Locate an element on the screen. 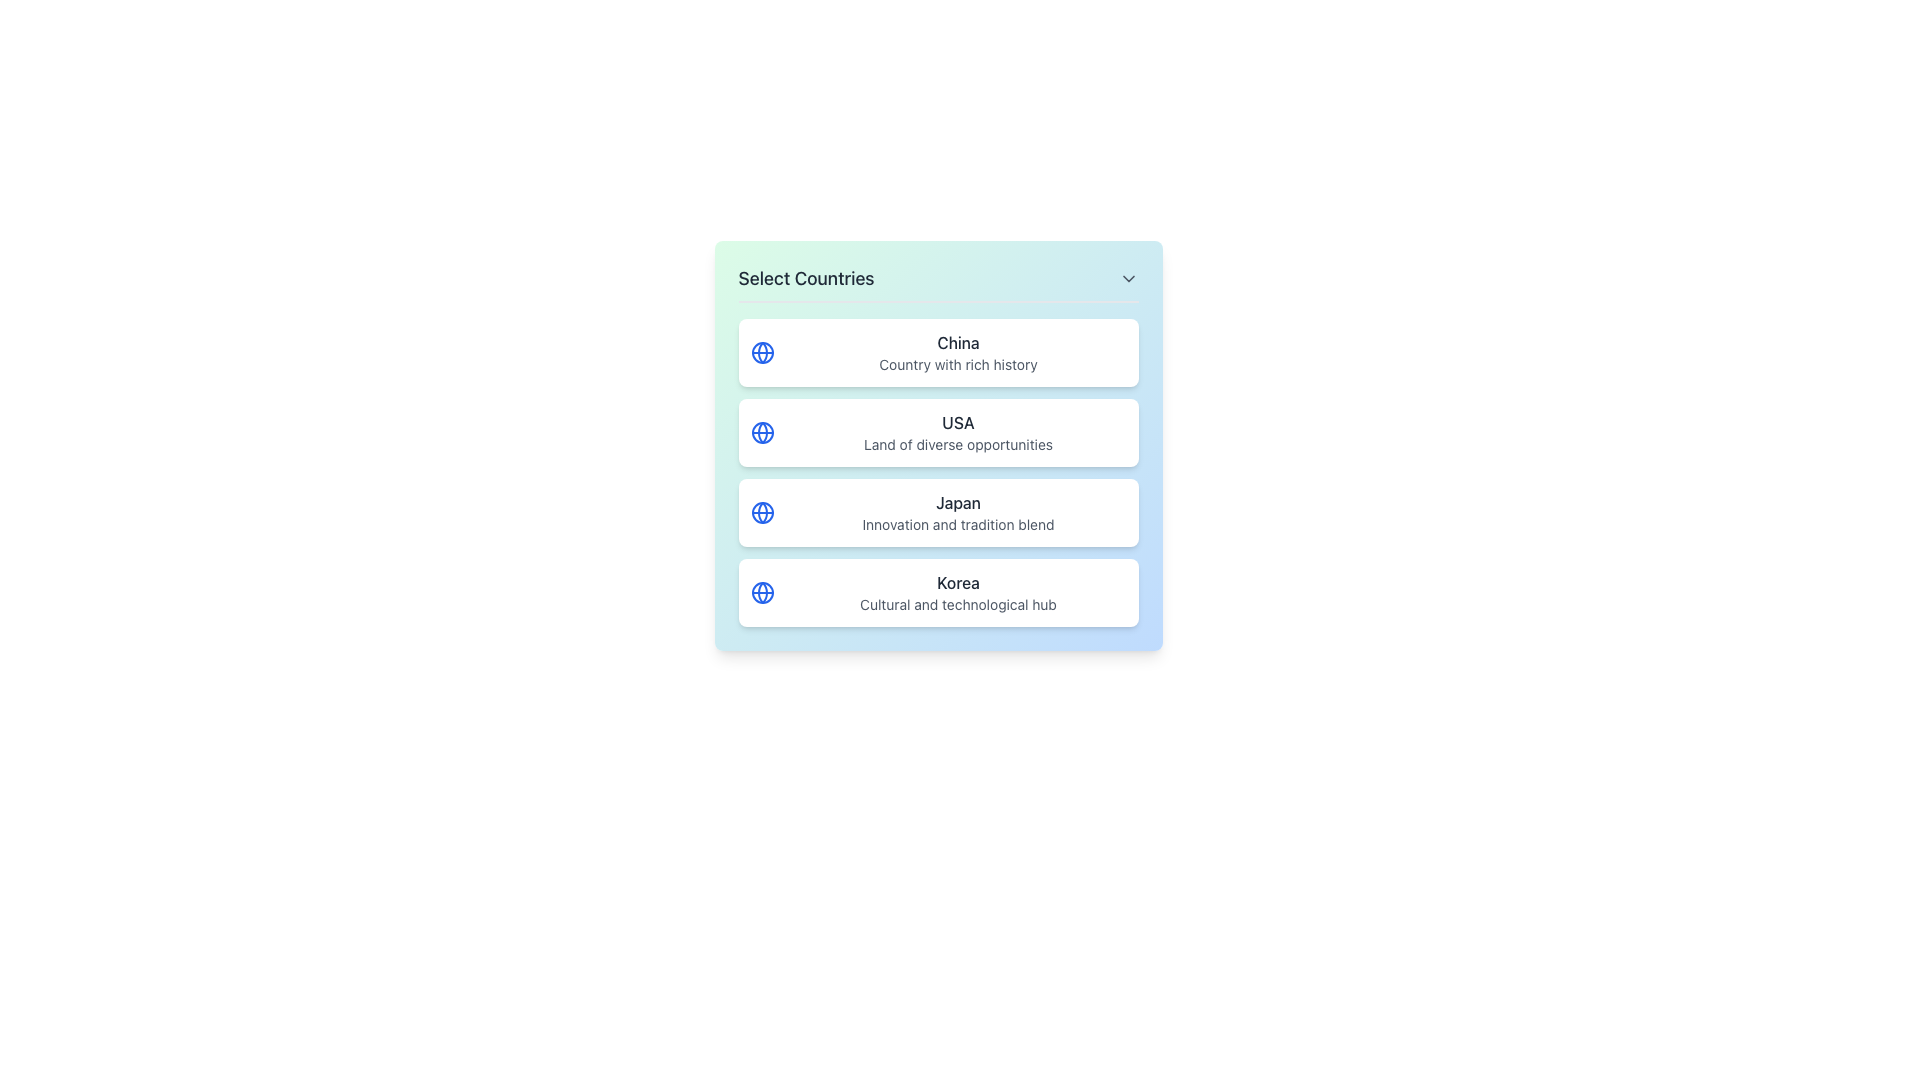 This screenshot has width=1920, height=1080. descriptive text label providing information about the country 'Korea', located directly below the primary heading 'Korea' in the vertical list of entries is located at coordinates (957, 604).